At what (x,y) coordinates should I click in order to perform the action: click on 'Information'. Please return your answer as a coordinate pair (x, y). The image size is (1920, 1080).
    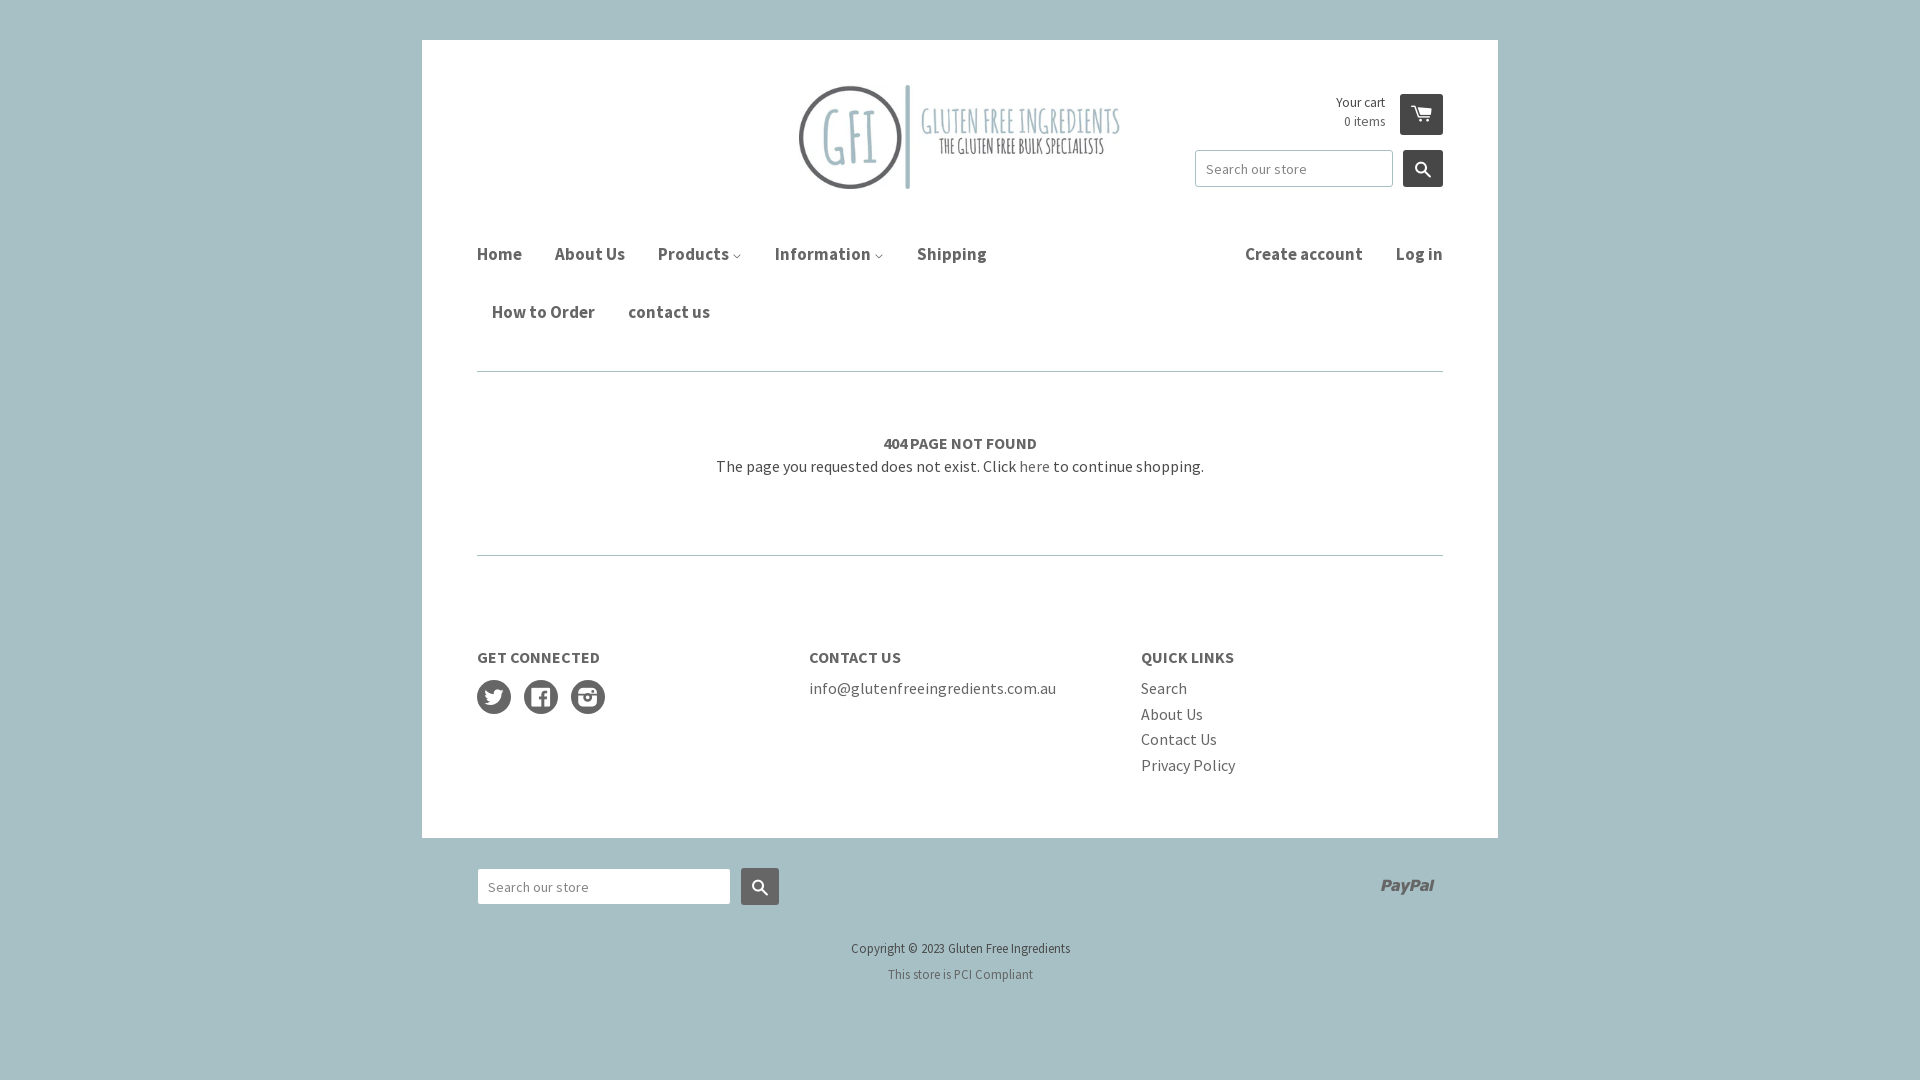
    Looking at the image, I should click on (829, 253).